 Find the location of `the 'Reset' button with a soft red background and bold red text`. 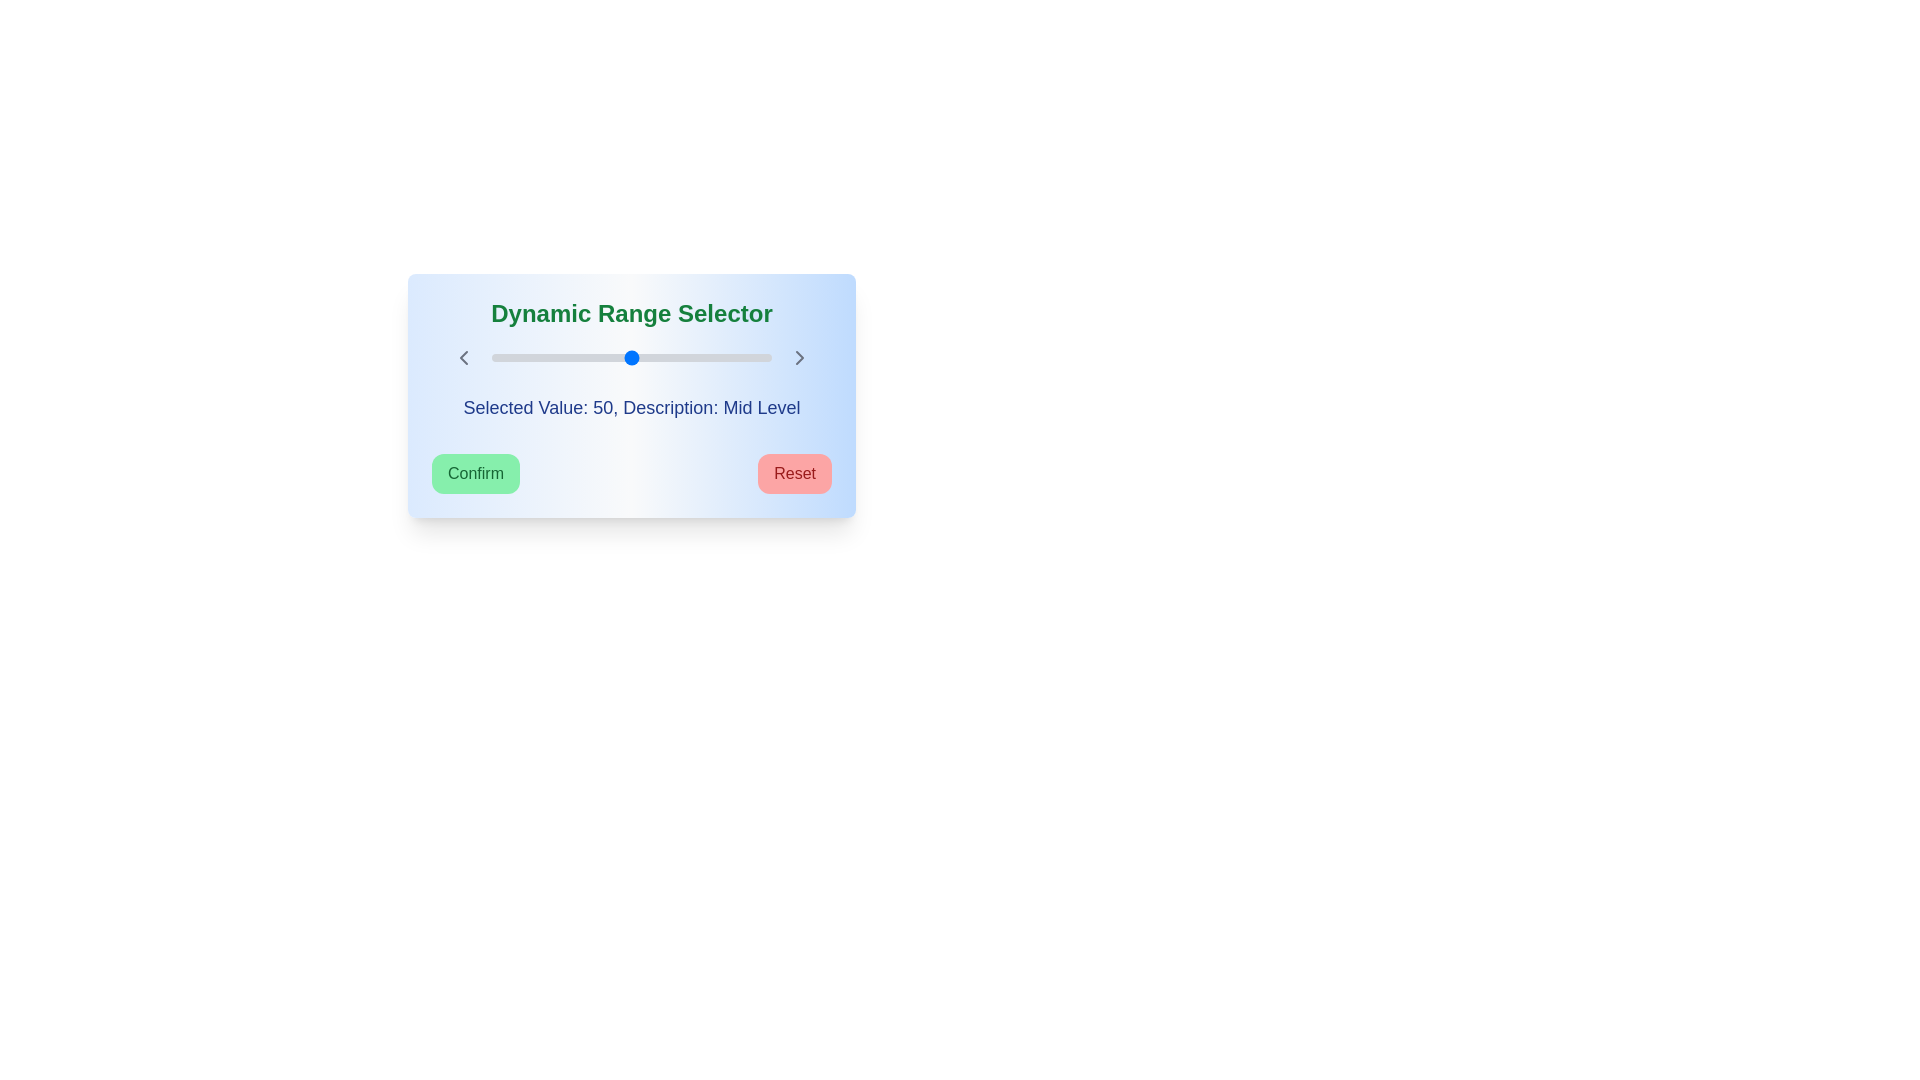

the 'Reset' button with a soft red background and bold red text is located at coordinates (794, 474).